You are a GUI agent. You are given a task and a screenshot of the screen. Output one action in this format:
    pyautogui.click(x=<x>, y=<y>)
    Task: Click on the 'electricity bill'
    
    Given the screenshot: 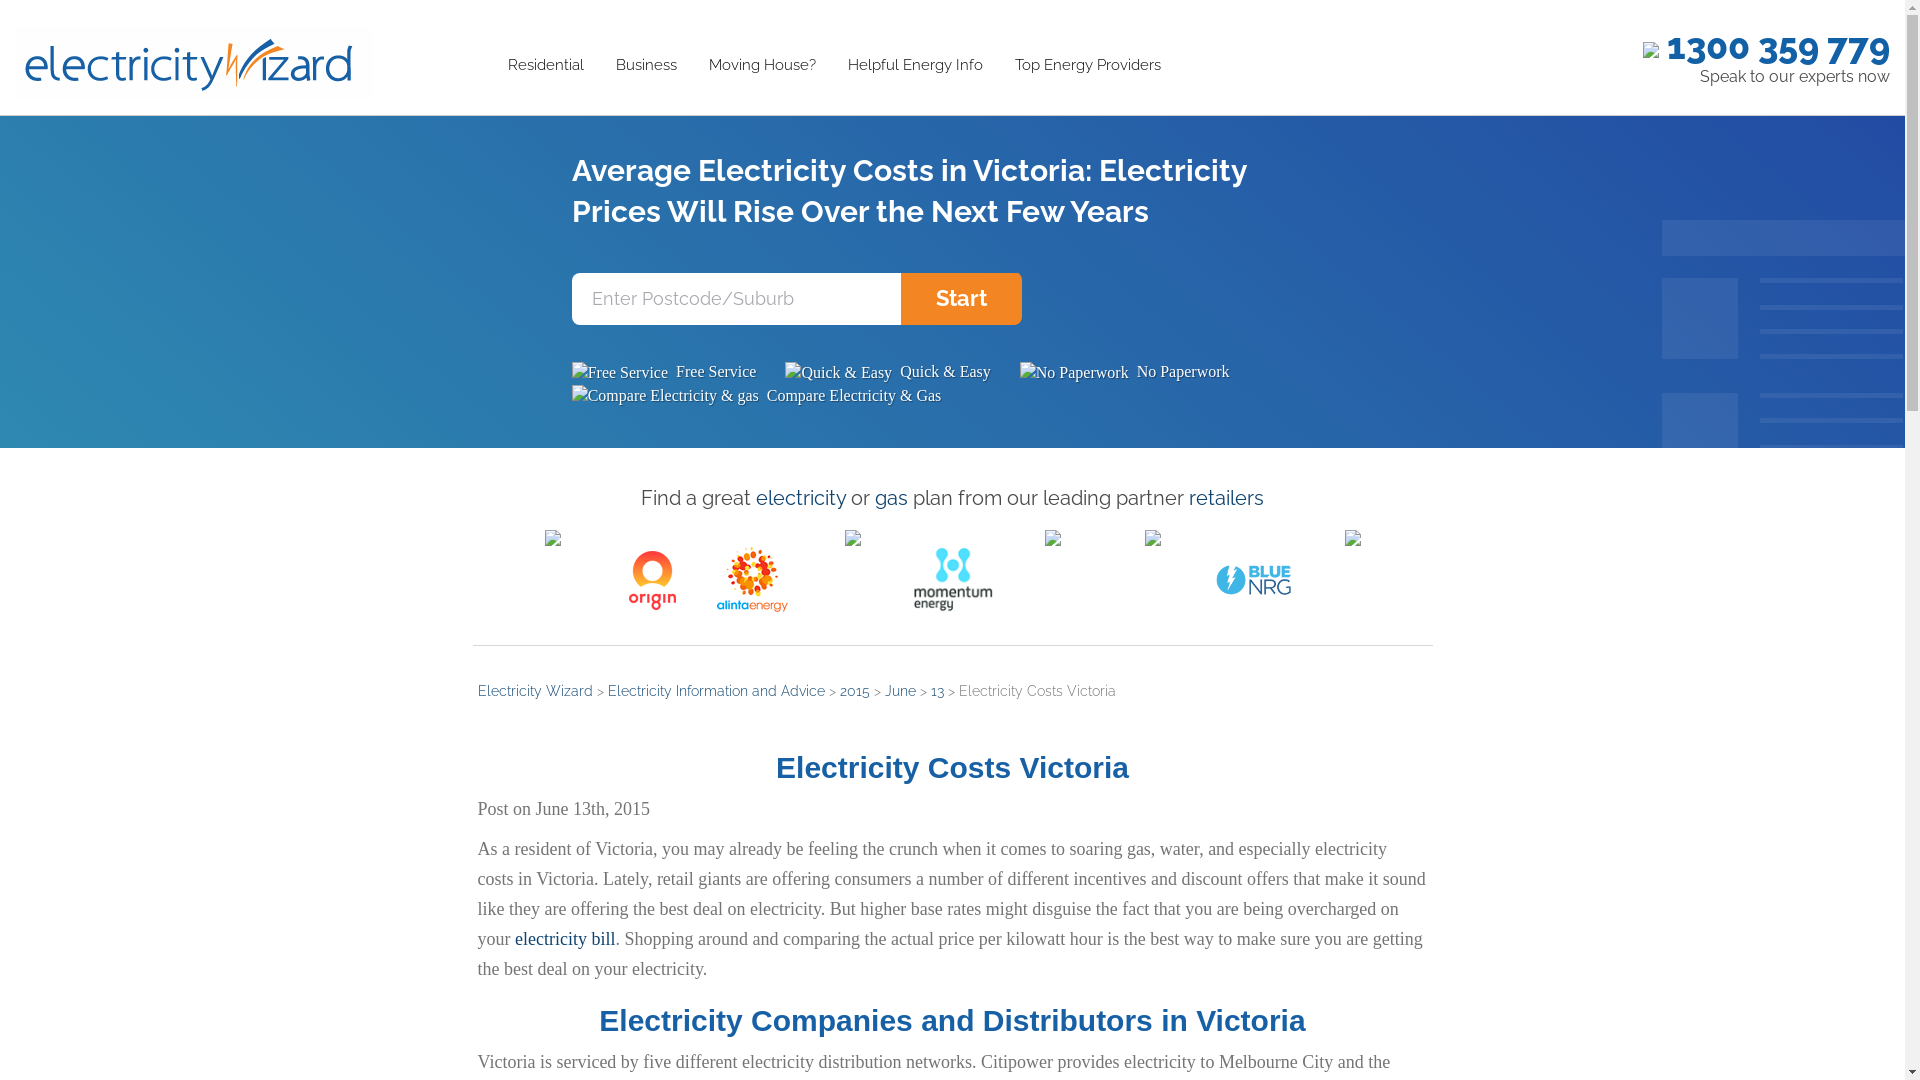 What is the action you would take?
    pyautogui.click(x=514, y=938)
    